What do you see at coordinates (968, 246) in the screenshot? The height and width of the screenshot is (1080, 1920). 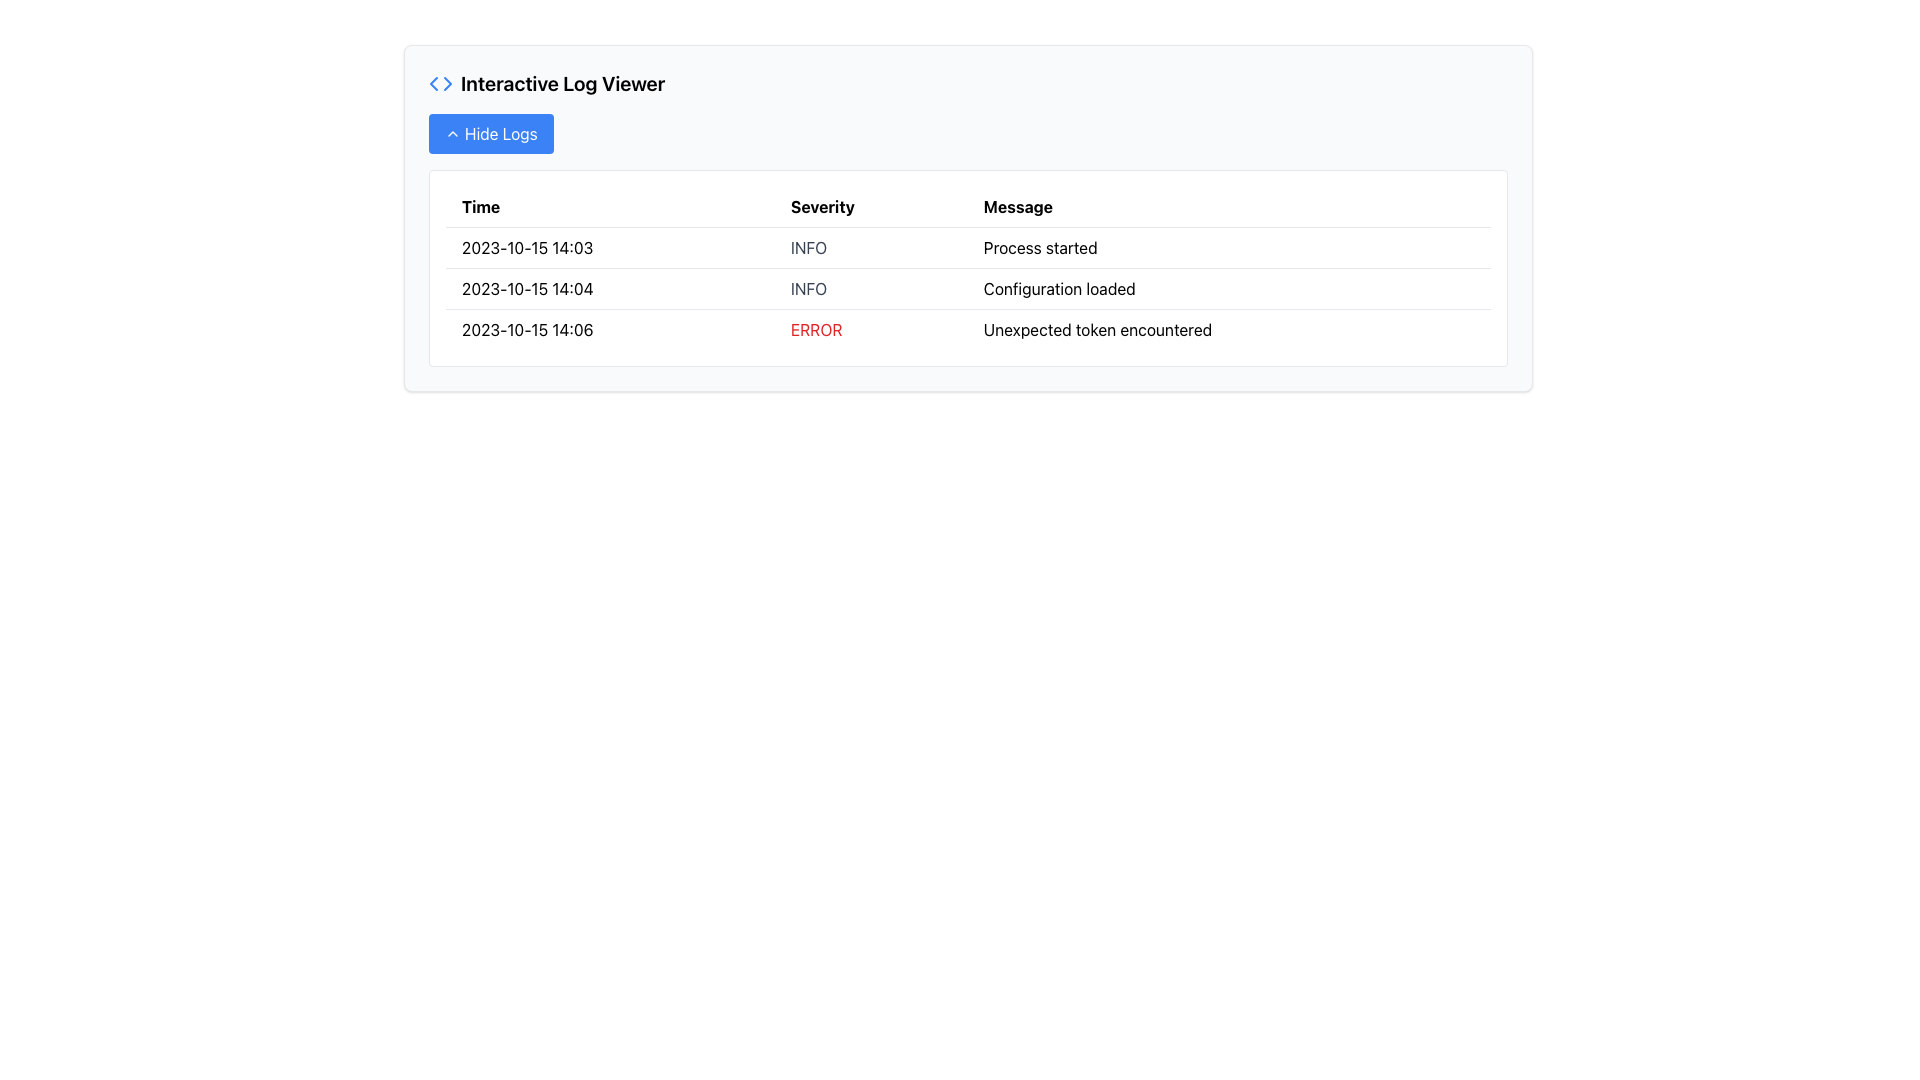 I see `the first log entry row in the log viewer table containing the timestamp '2023-10-15 14:03', severity 'INFO', and message 'Process started'` at bounding box center [968, 246].